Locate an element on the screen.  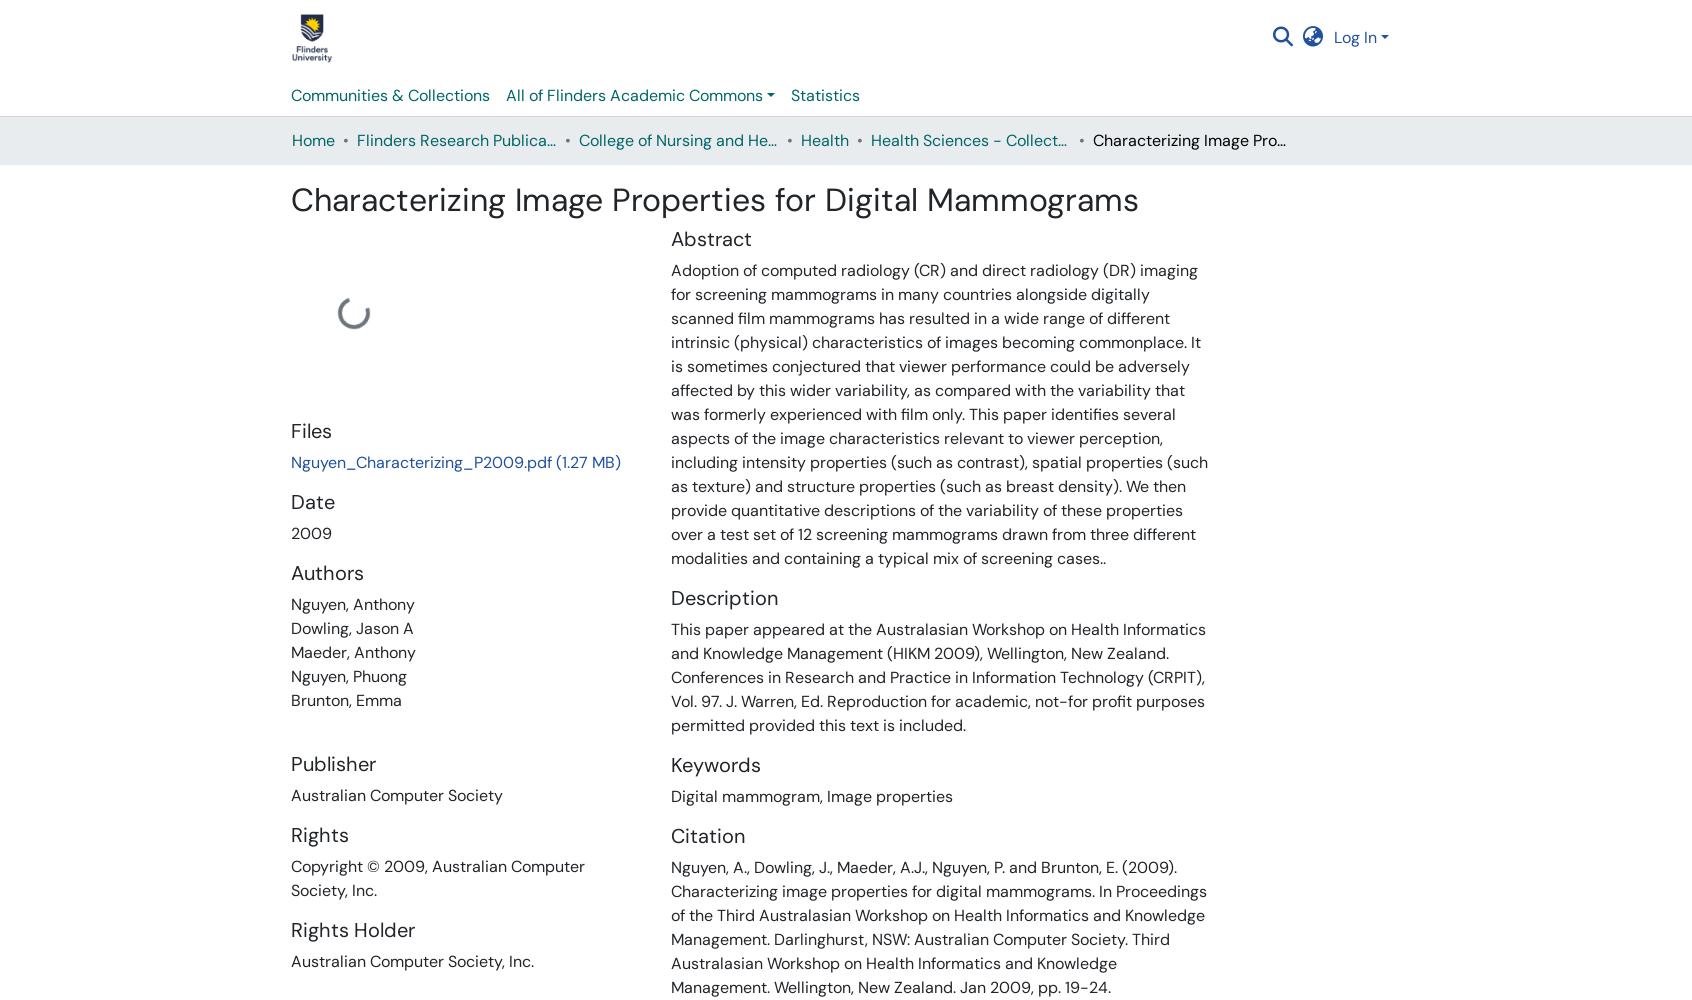
'Description' is located at coordinates (723, 597).